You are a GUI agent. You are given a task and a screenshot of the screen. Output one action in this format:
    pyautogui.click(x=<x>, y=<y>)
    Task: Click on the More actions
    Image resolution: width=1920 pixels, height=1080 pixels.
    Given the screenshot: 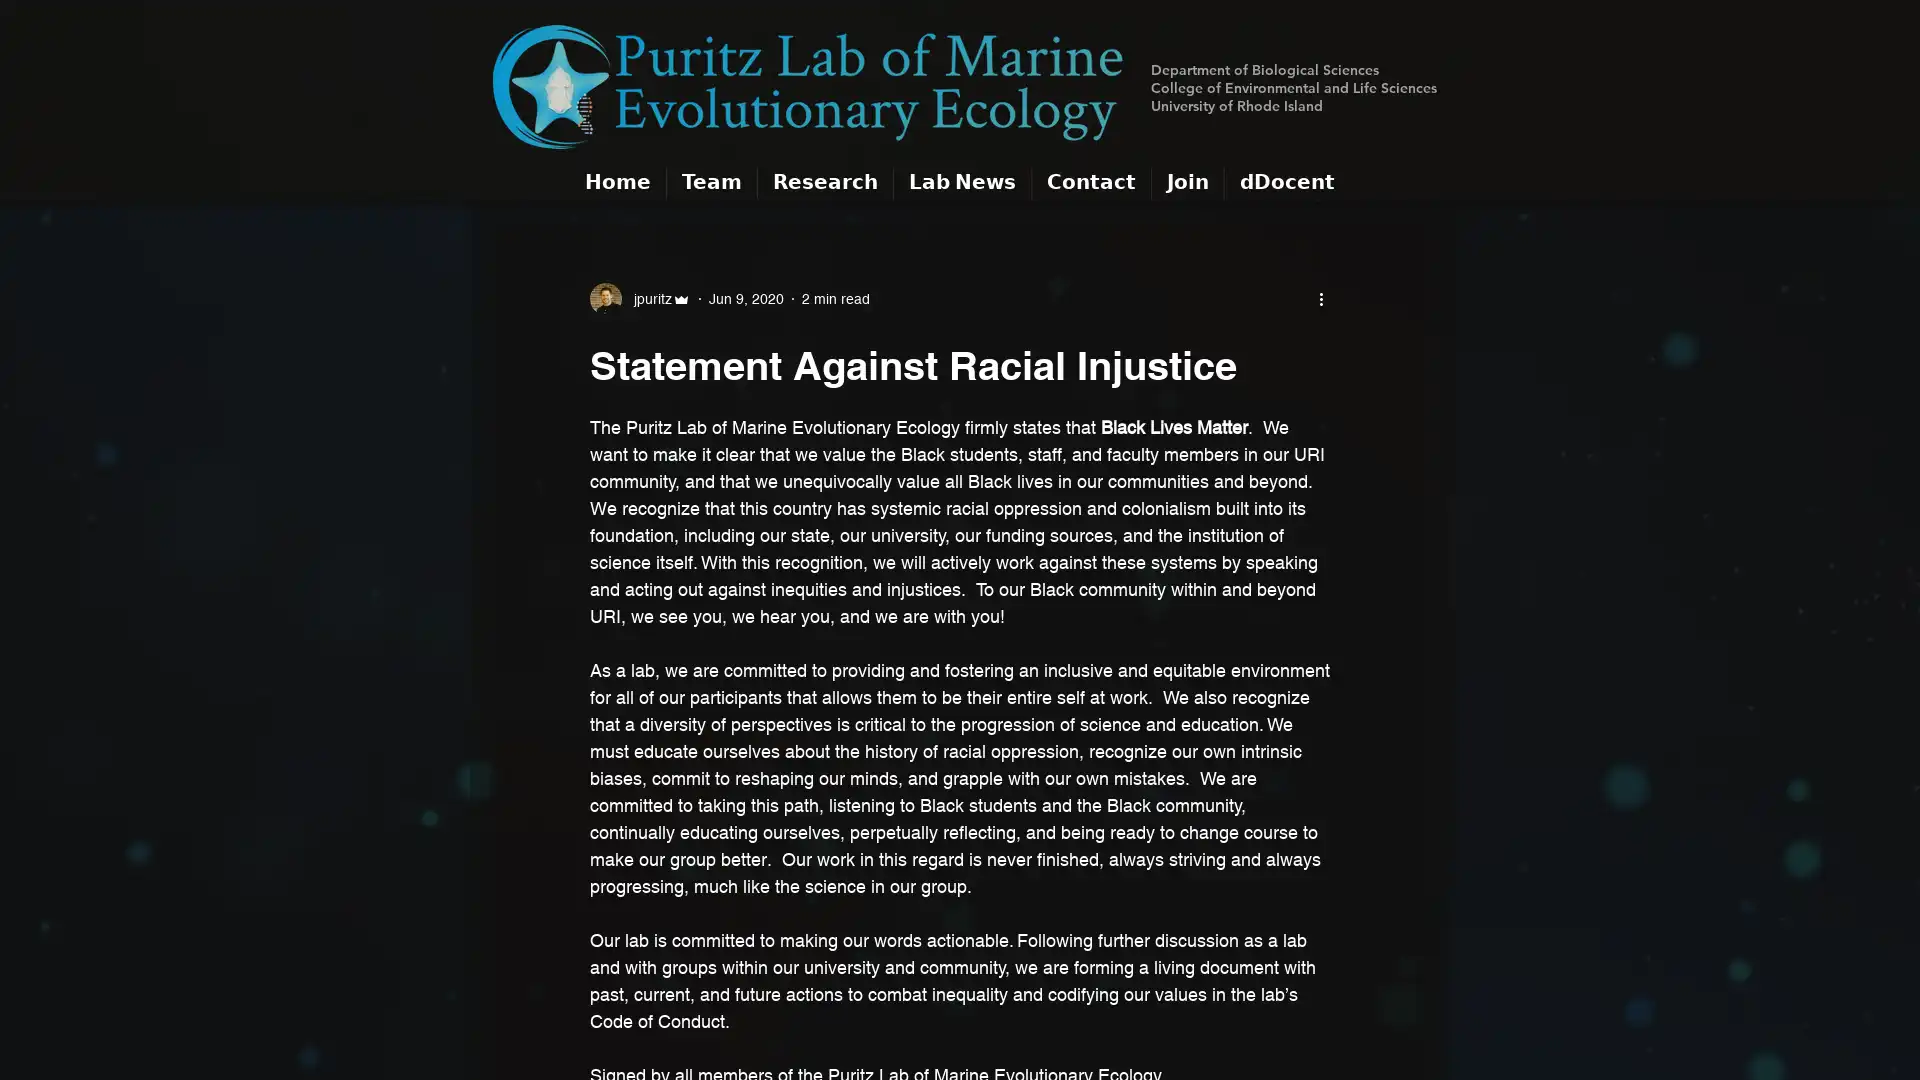 What is the action you would take?
    pyautogui.click(x=1327, y=298)
    